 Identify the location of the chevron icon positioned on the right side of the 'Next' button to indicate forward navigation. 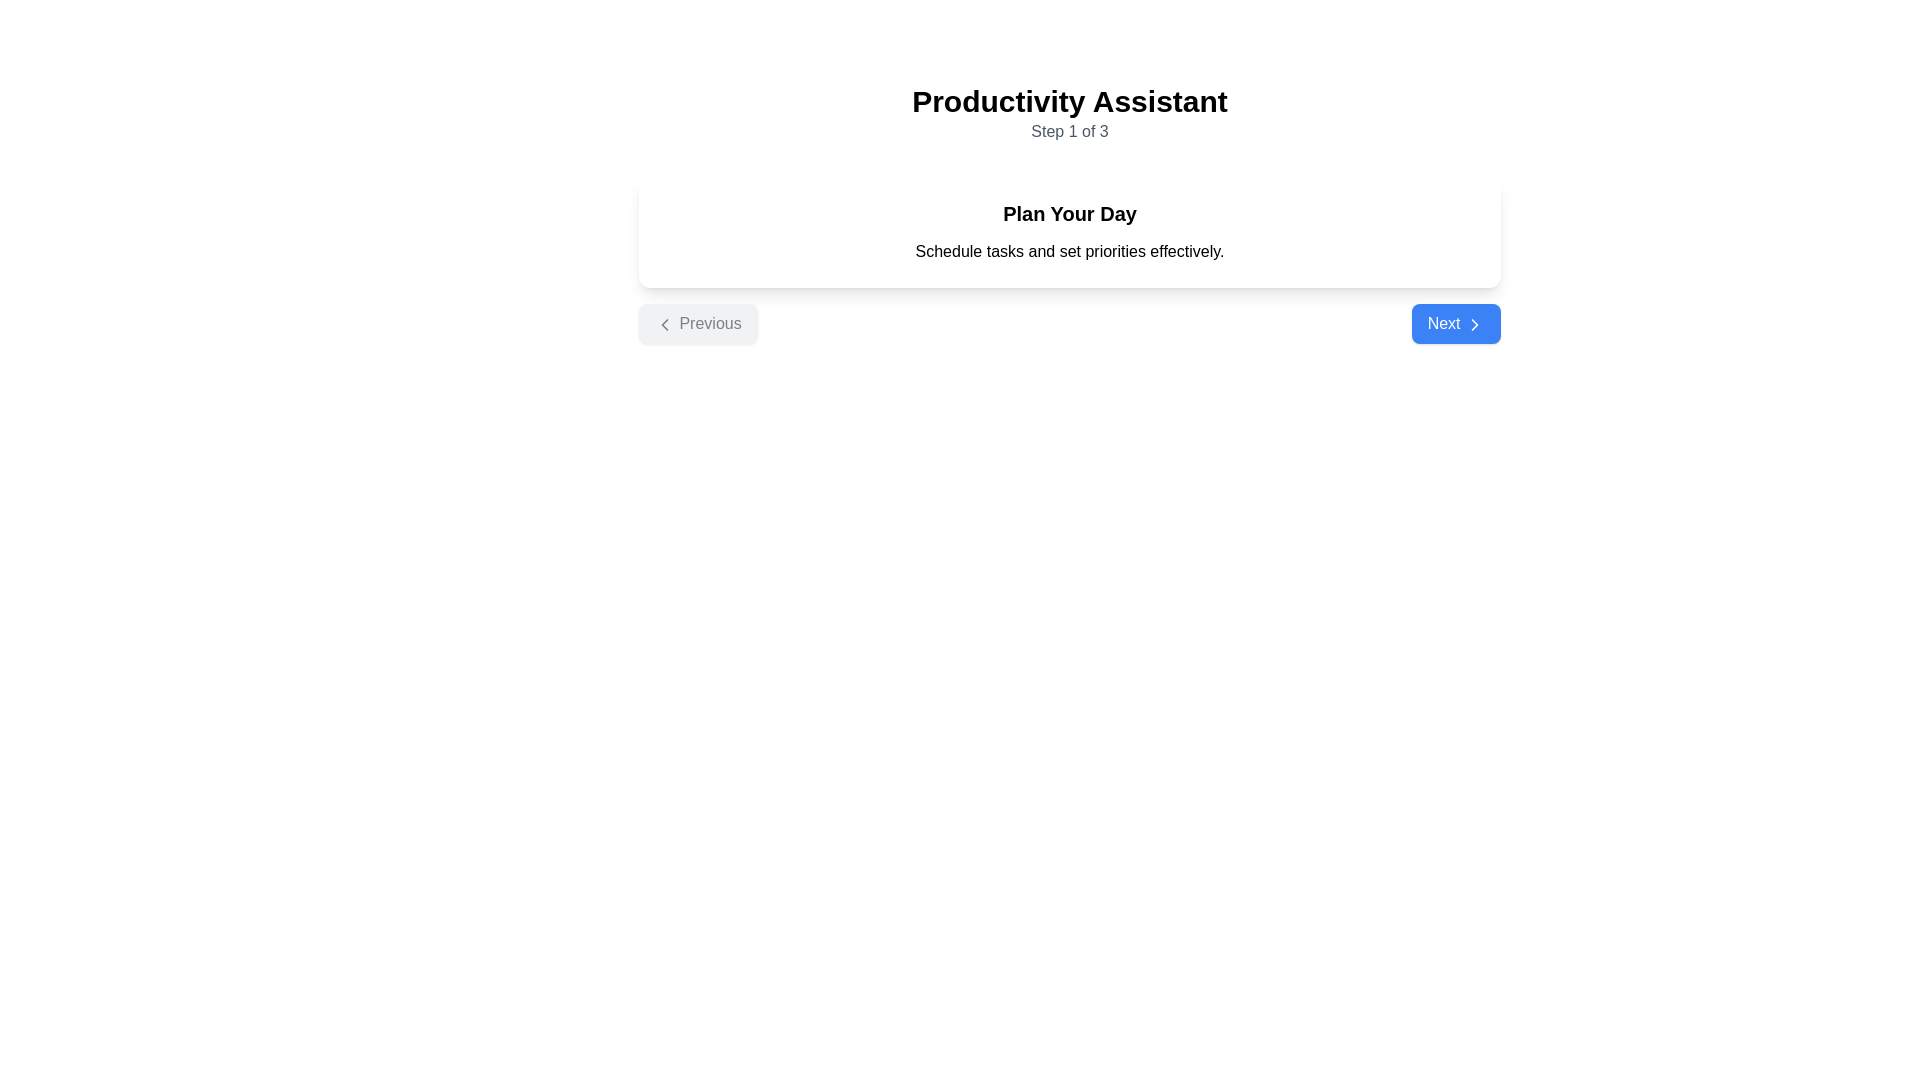
(1474, 323).